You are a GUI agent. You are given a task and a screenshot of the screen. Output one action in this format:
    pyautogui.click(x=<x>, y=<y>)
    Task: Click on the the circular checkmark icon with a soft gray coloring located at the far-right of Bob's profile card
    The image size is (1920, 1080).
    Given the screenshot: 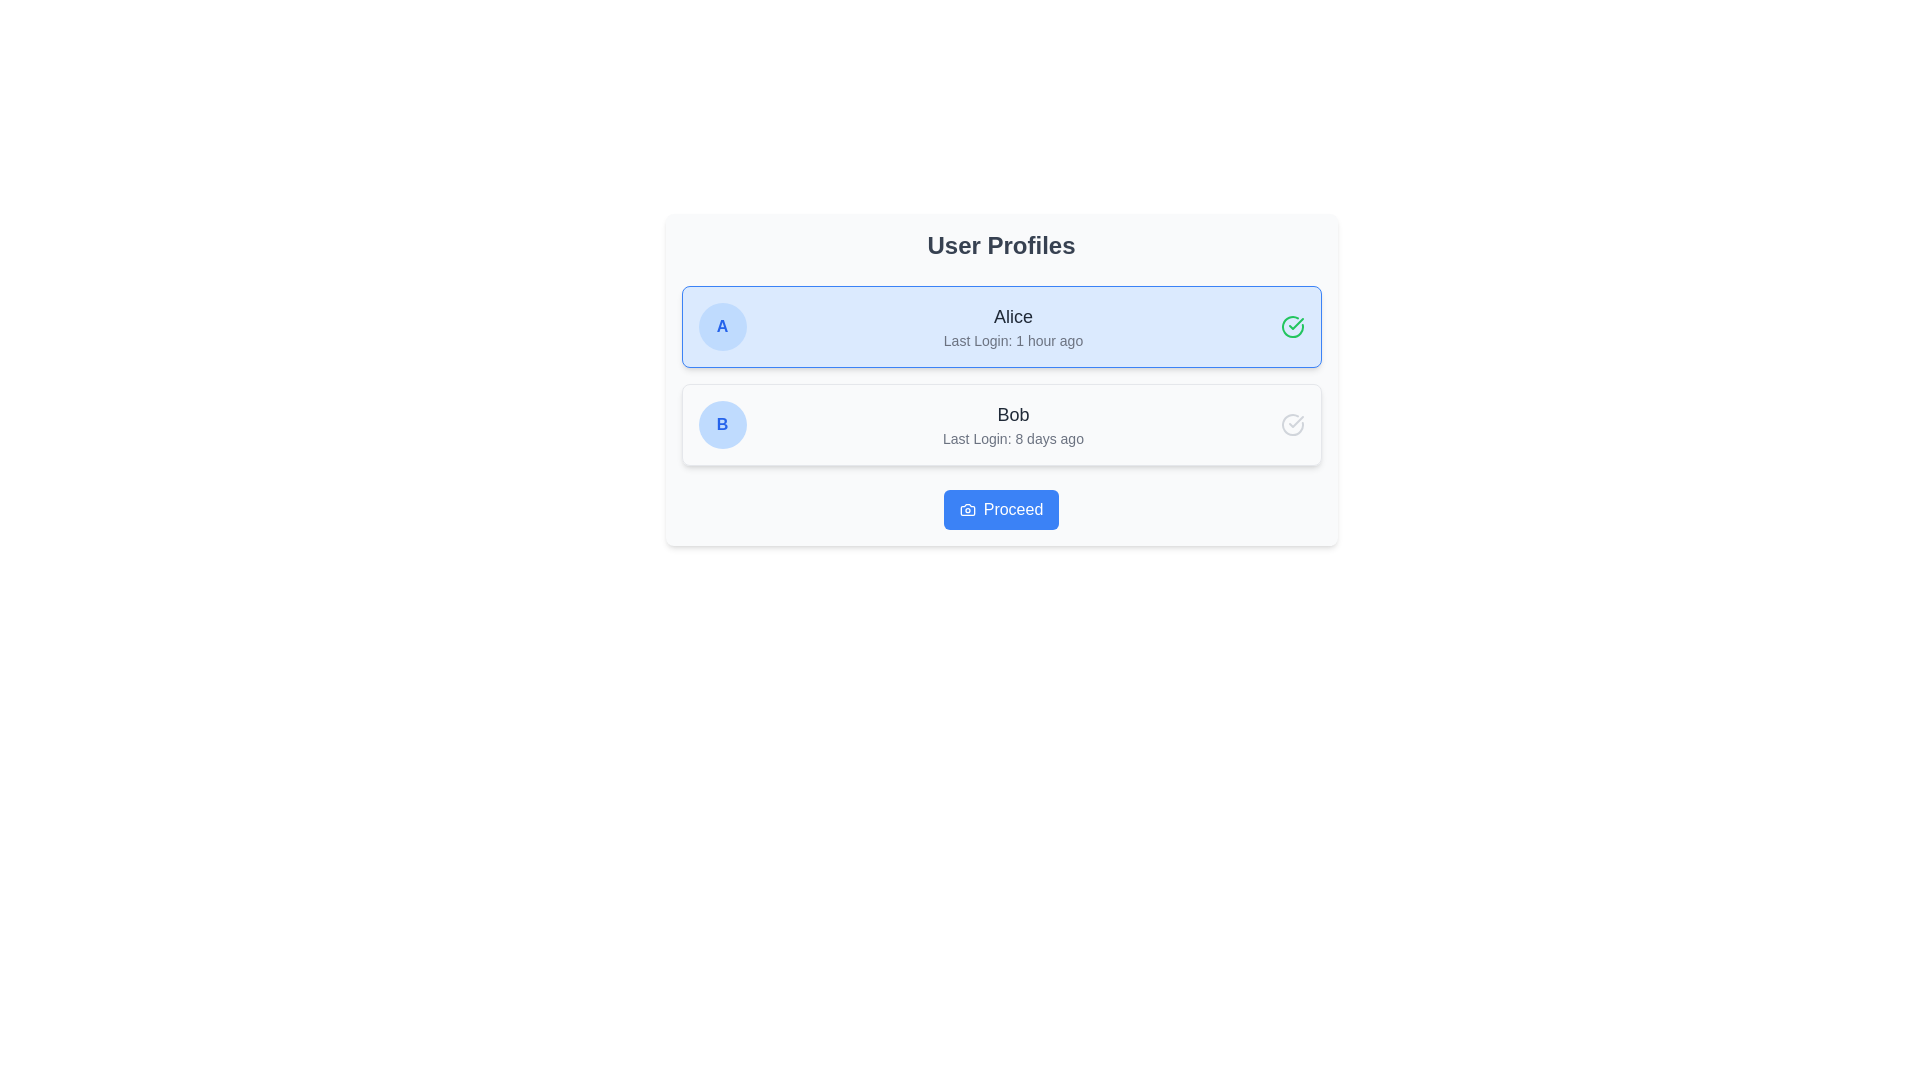 What is the action you would take?
    pyautogui.click(x=1292, y=423)
    